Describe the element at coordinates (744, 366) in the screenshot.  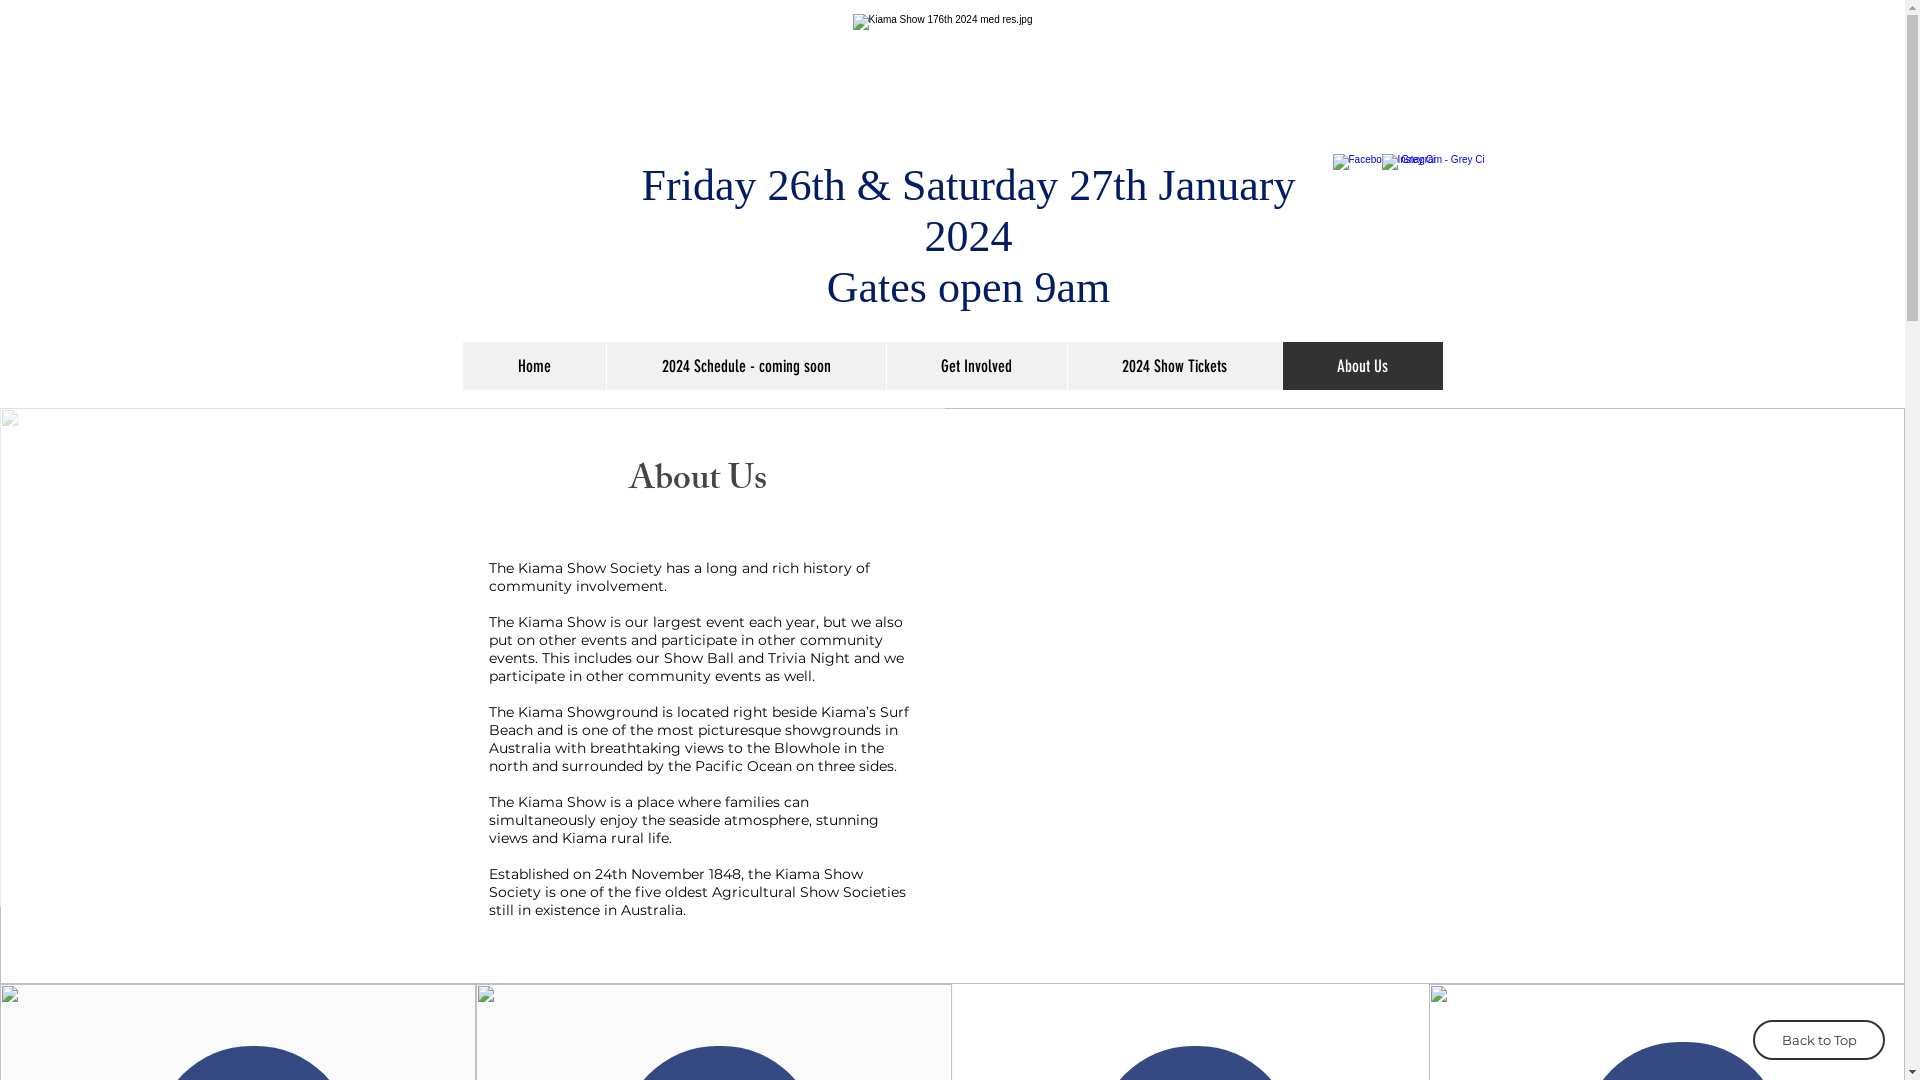
I see `'2024 Schedule - coming soon'` at that location.